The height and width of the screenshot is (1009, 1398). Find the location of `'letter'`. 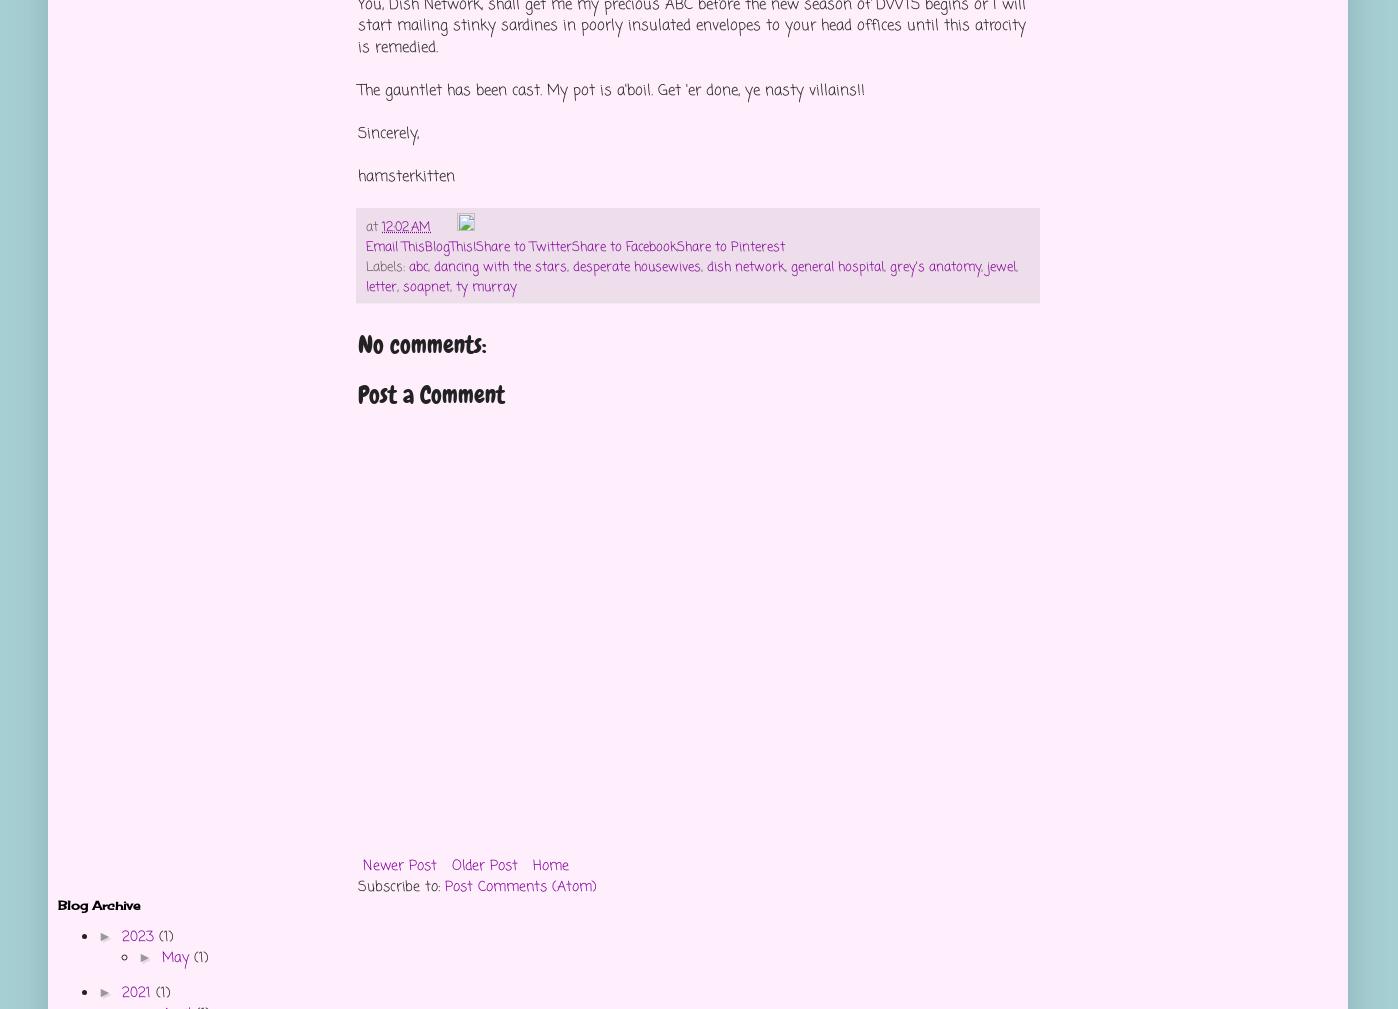

'letter' is located at coordinates (380, 286).